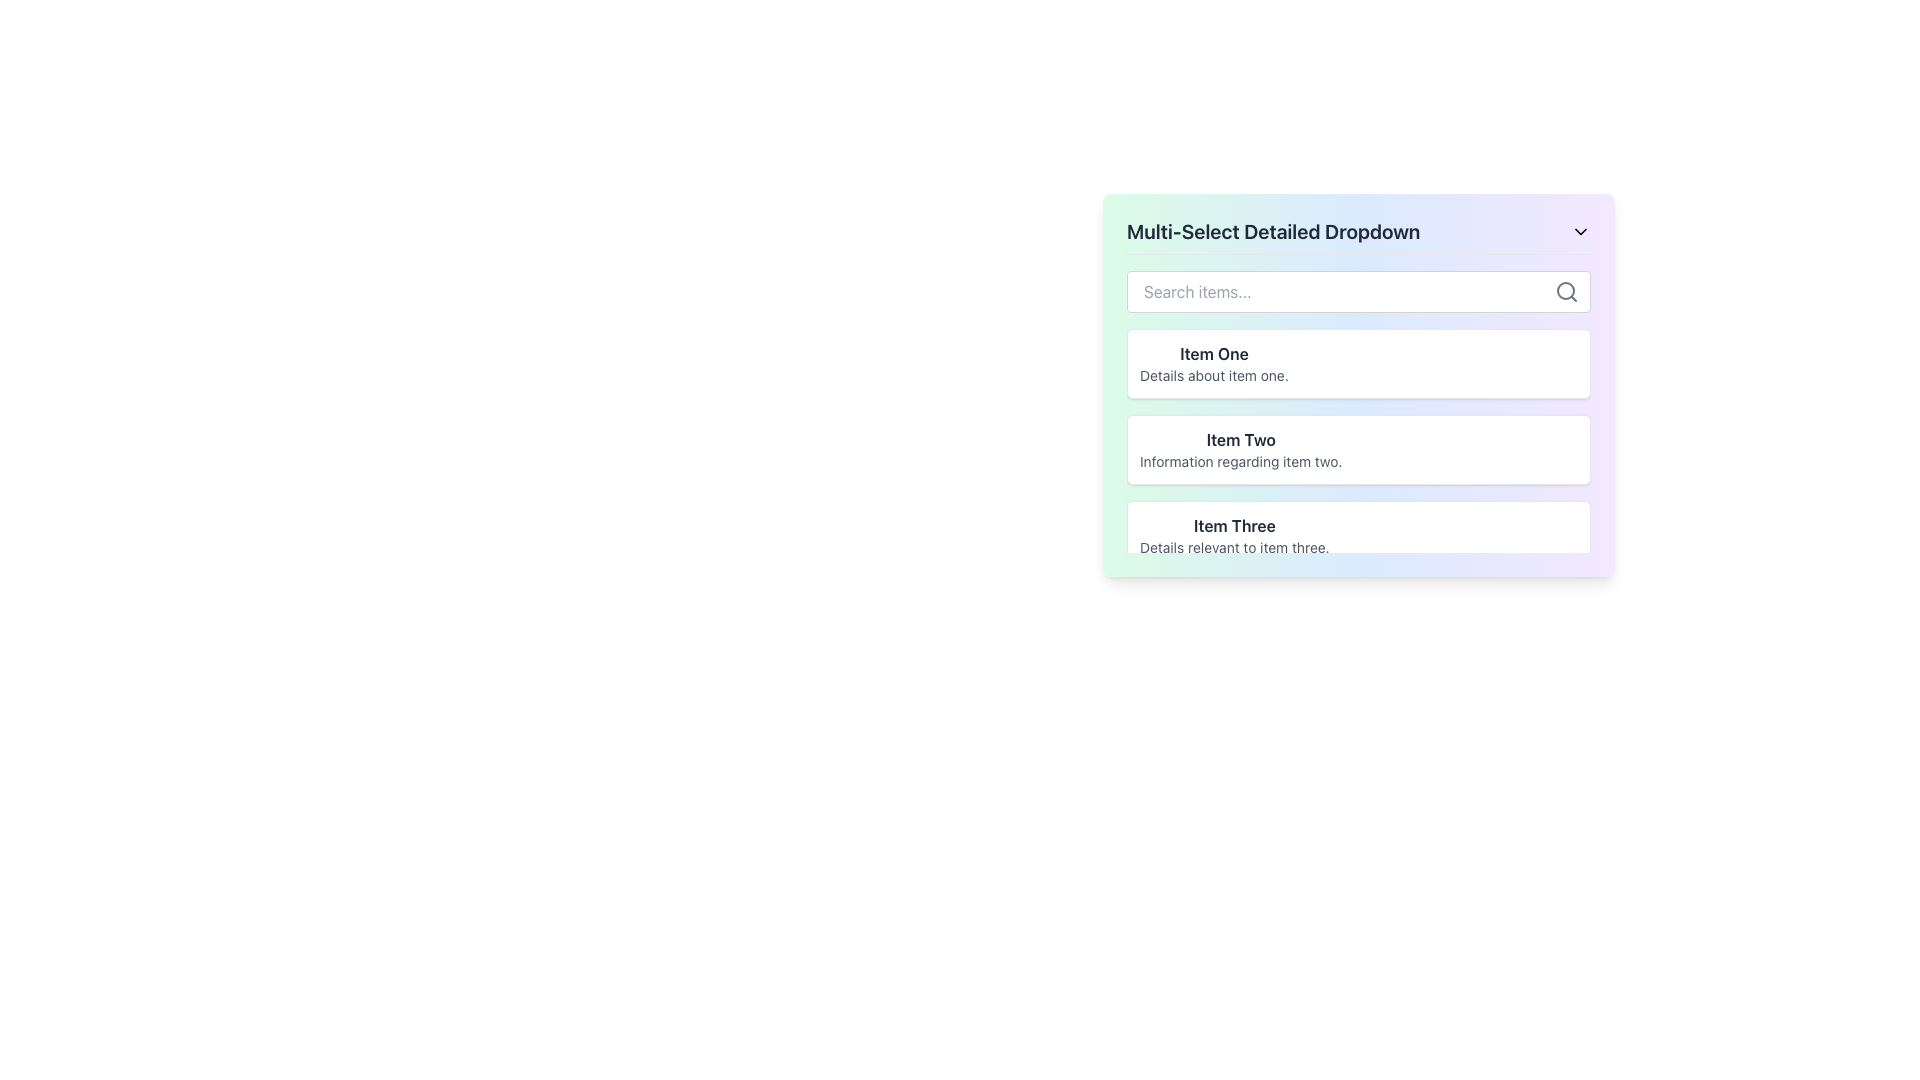  Describe the element at coordinates (1358, 535) in the screenshot. I see `the third entry in the dropdown menu that follows 'Item One' and 'Item Two'` at that location.